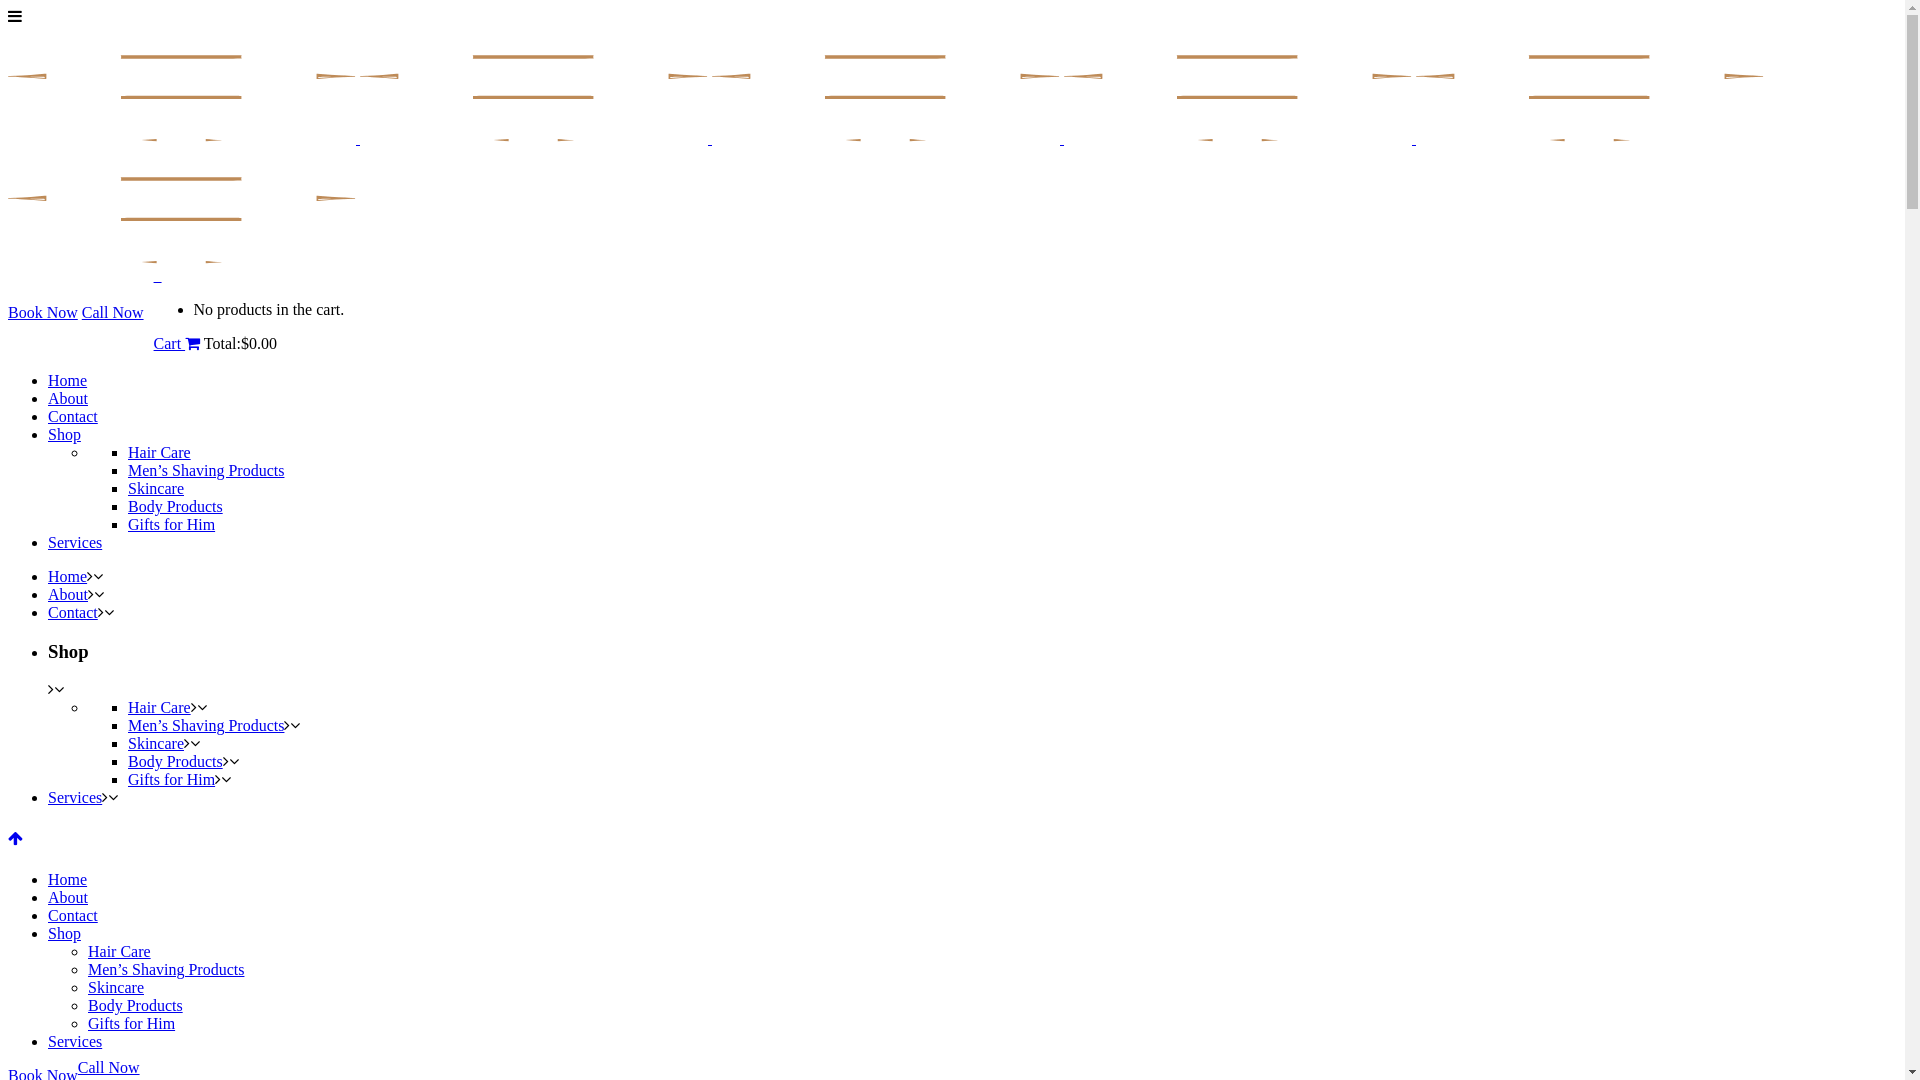 The width and height of the screenshot is (1920, 1080). What do you see at coordinates (67, 380) in the screenshot?
I see `'Home'` at bounding box center [67, 380].